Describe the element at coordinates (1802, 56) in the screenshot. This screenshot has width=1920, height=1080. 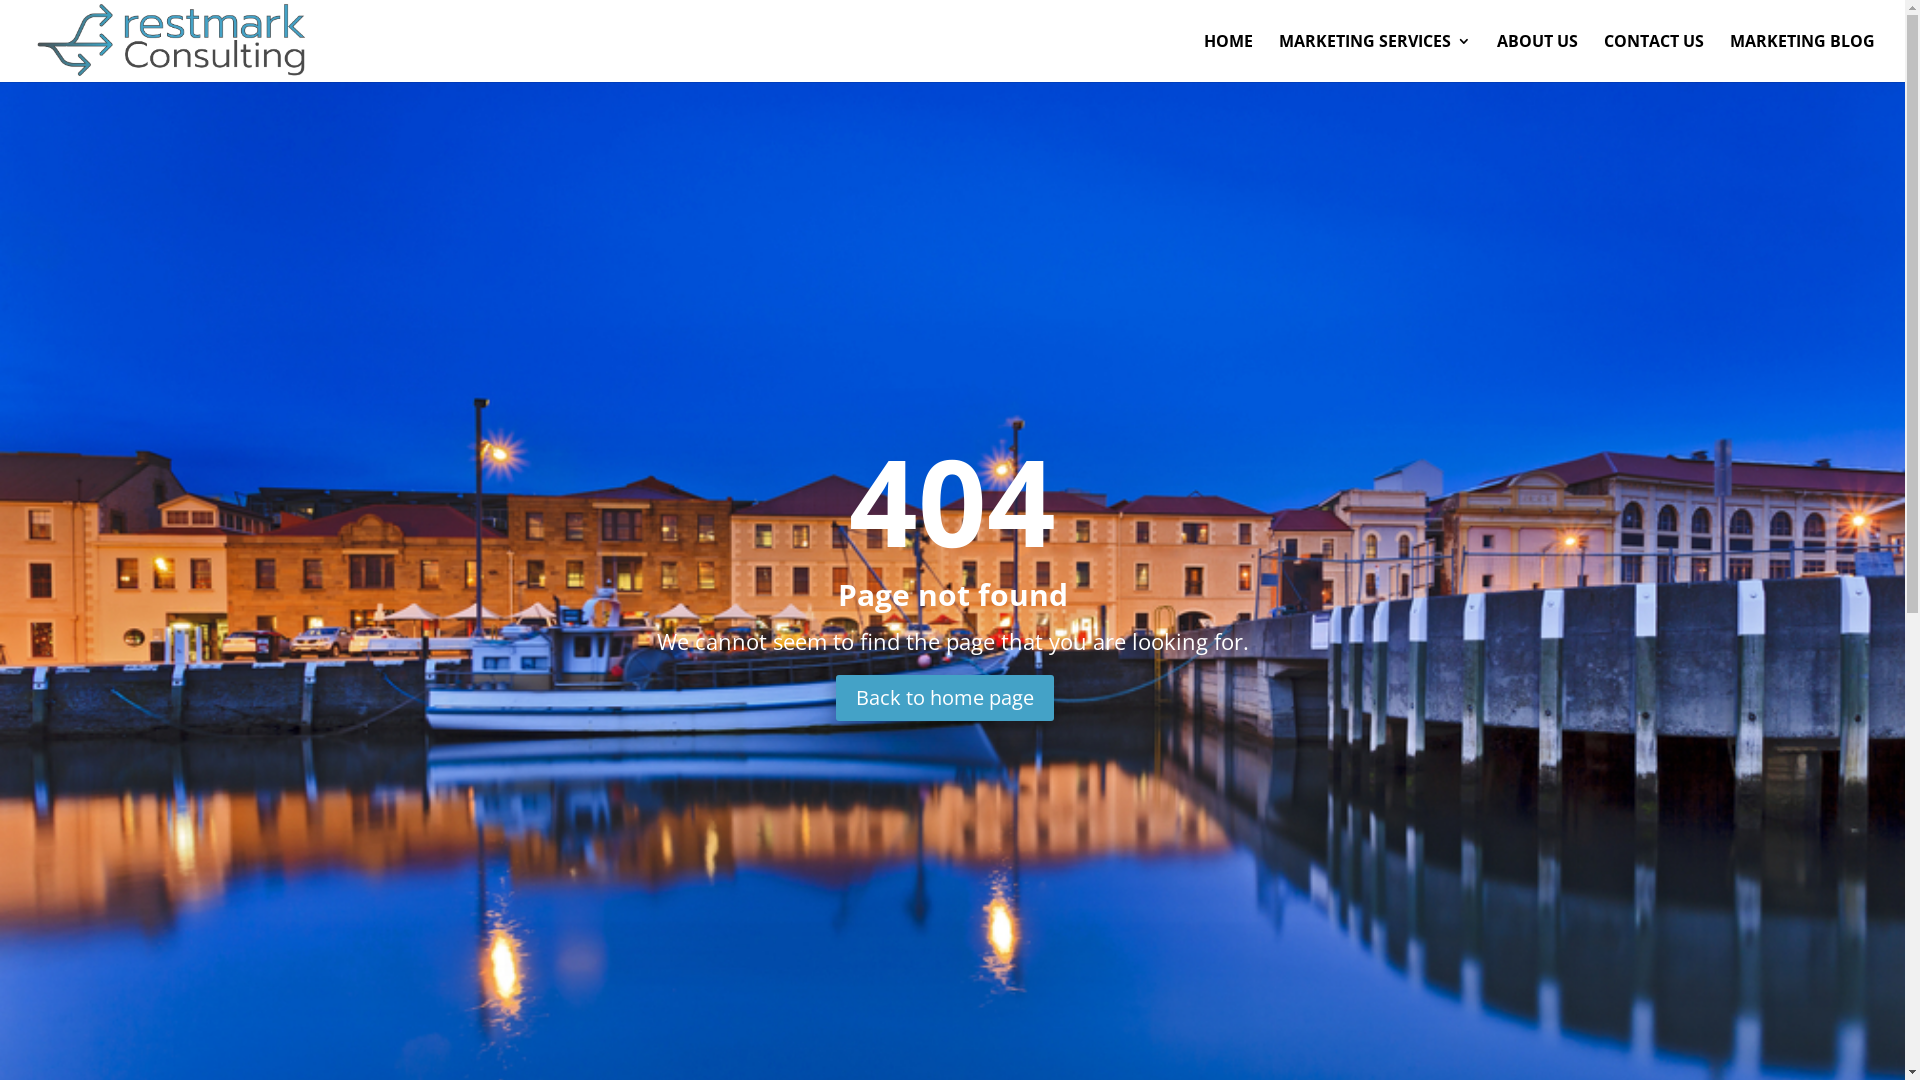
I see `'MARKETING BLOG'` at that location.